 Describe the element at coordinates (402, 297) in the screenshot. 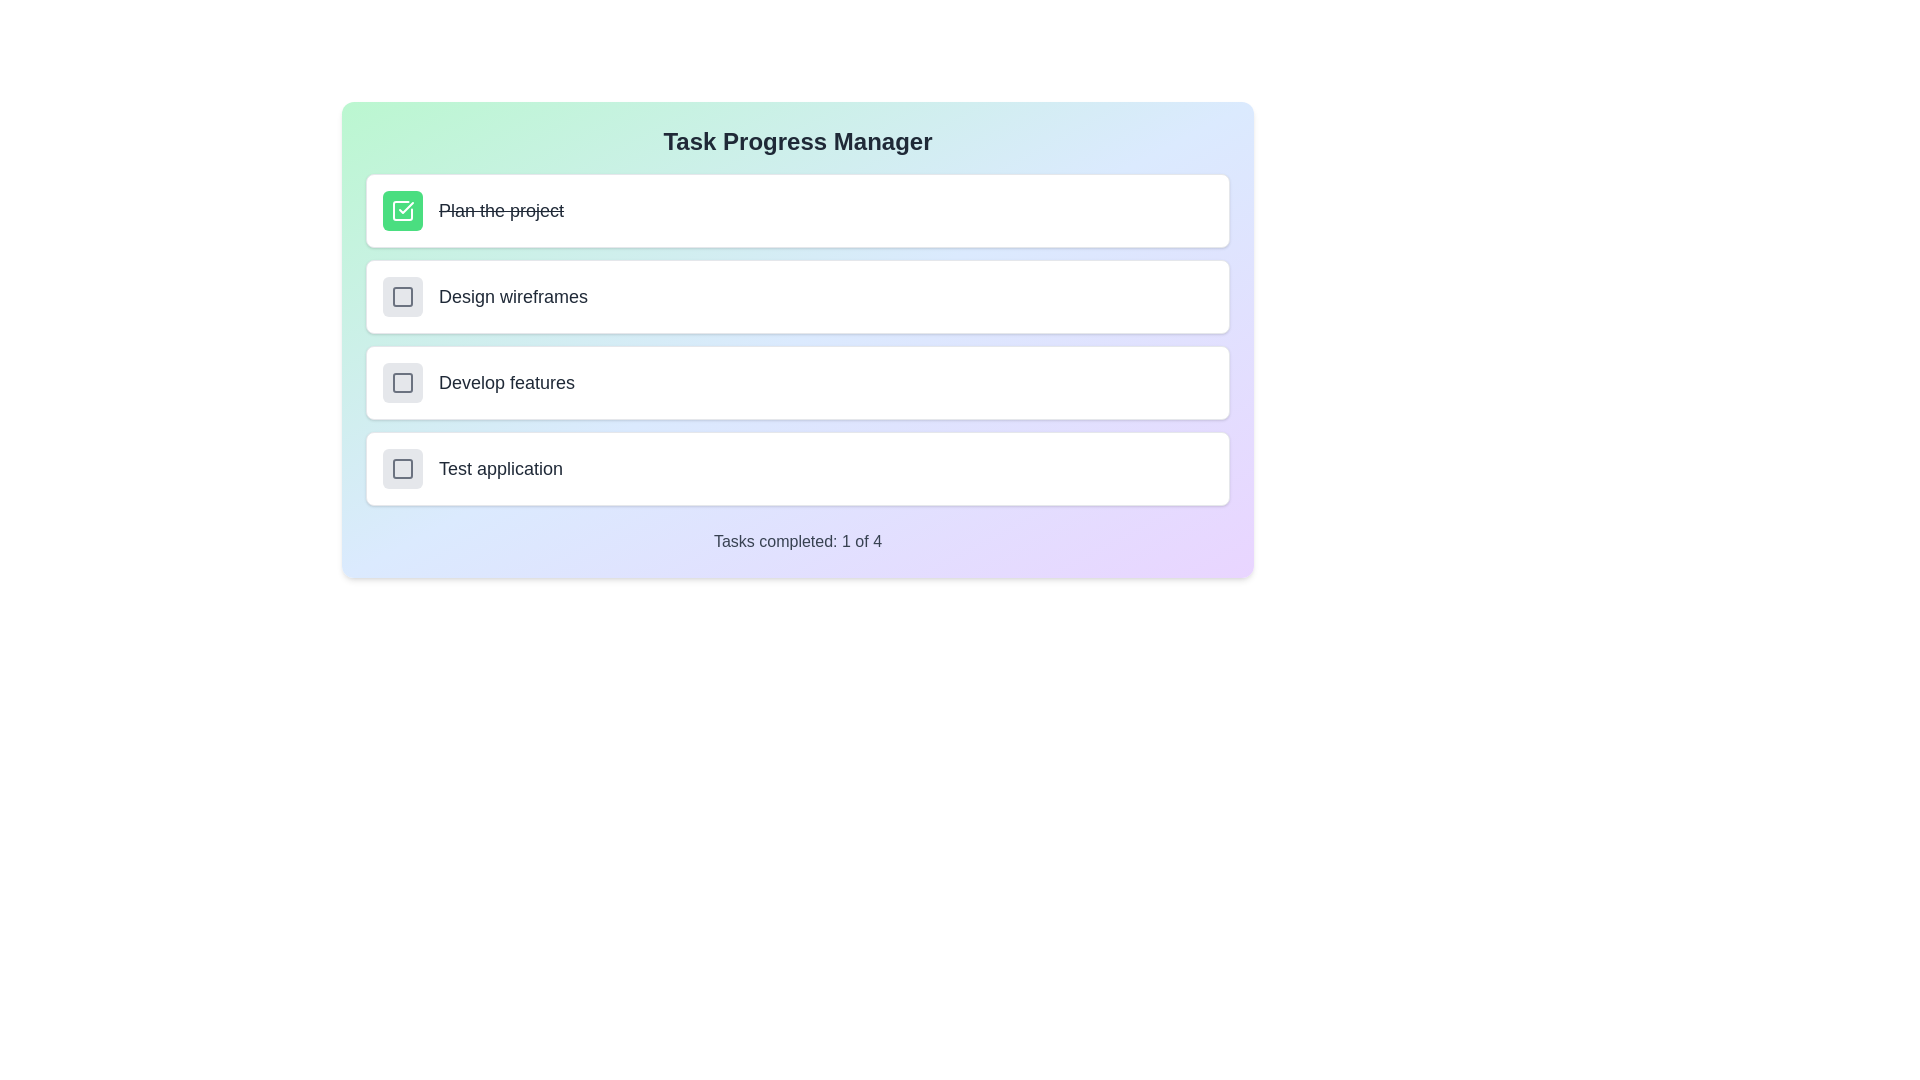

I see `the checkbox-style input element for the task 'Design wireframes' to observe the scaling effect` at that location.